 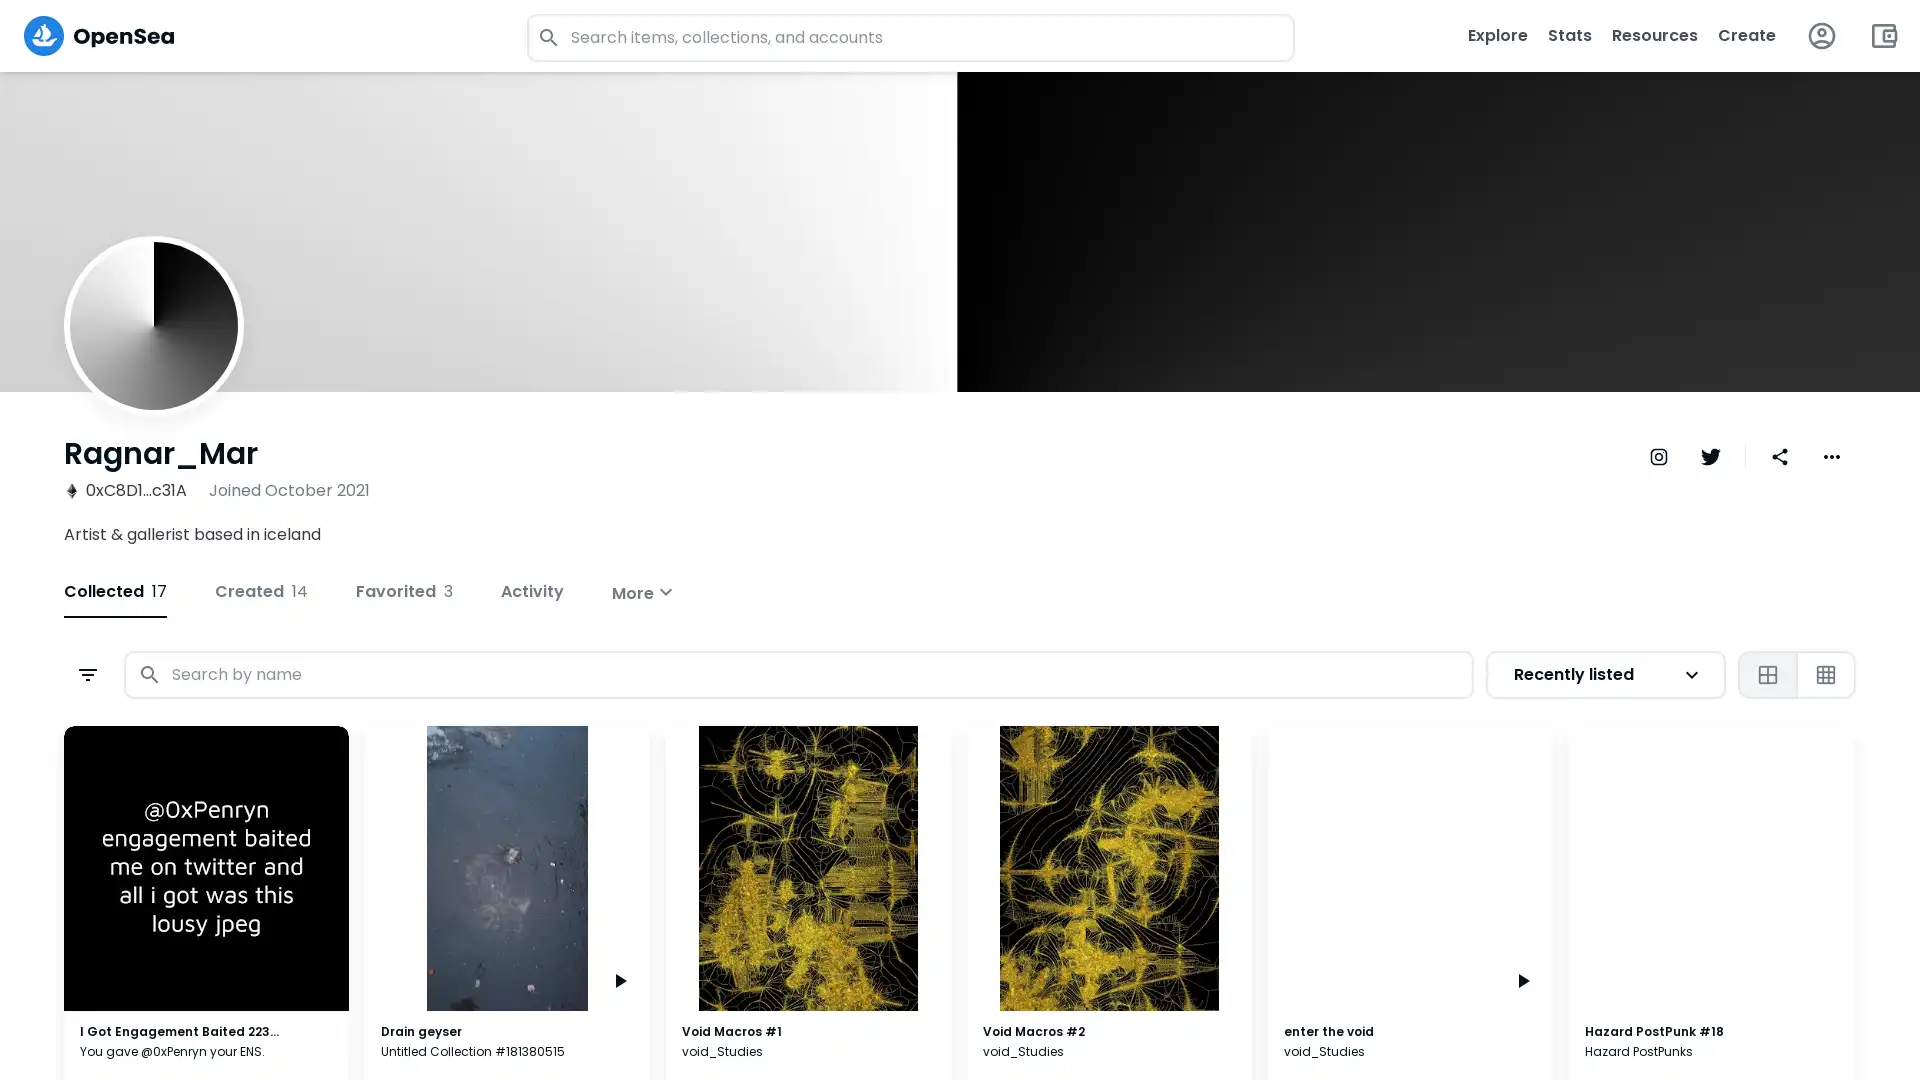 I want to click on Open, so click(x=86, y=674).